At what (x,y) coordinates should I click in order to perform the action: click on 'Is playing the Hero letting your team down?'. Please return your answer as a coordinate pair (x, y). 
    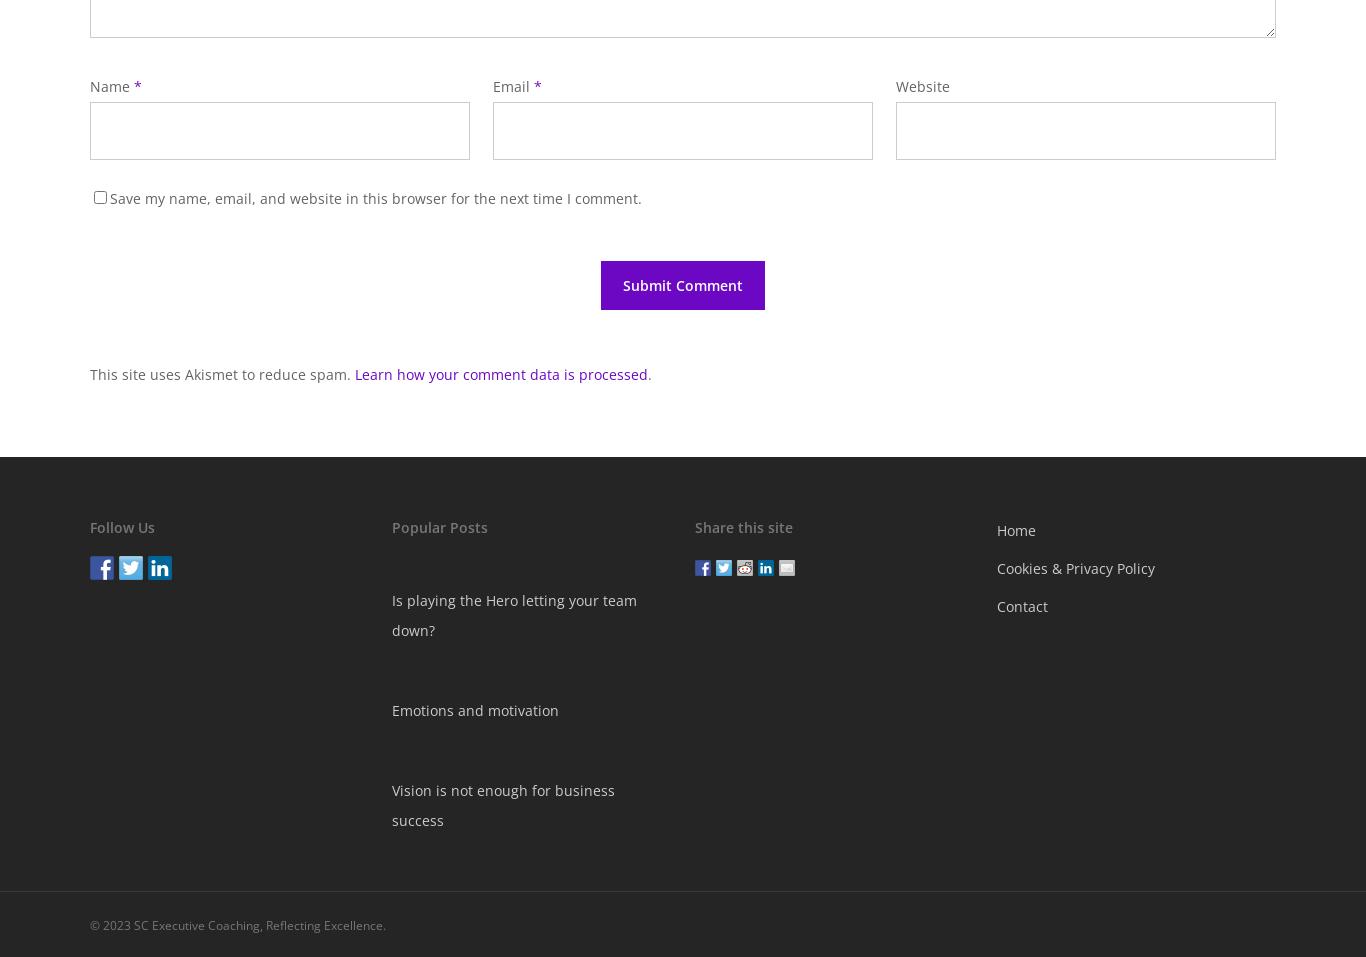
    Looking at the image, I should click on (514, 614).